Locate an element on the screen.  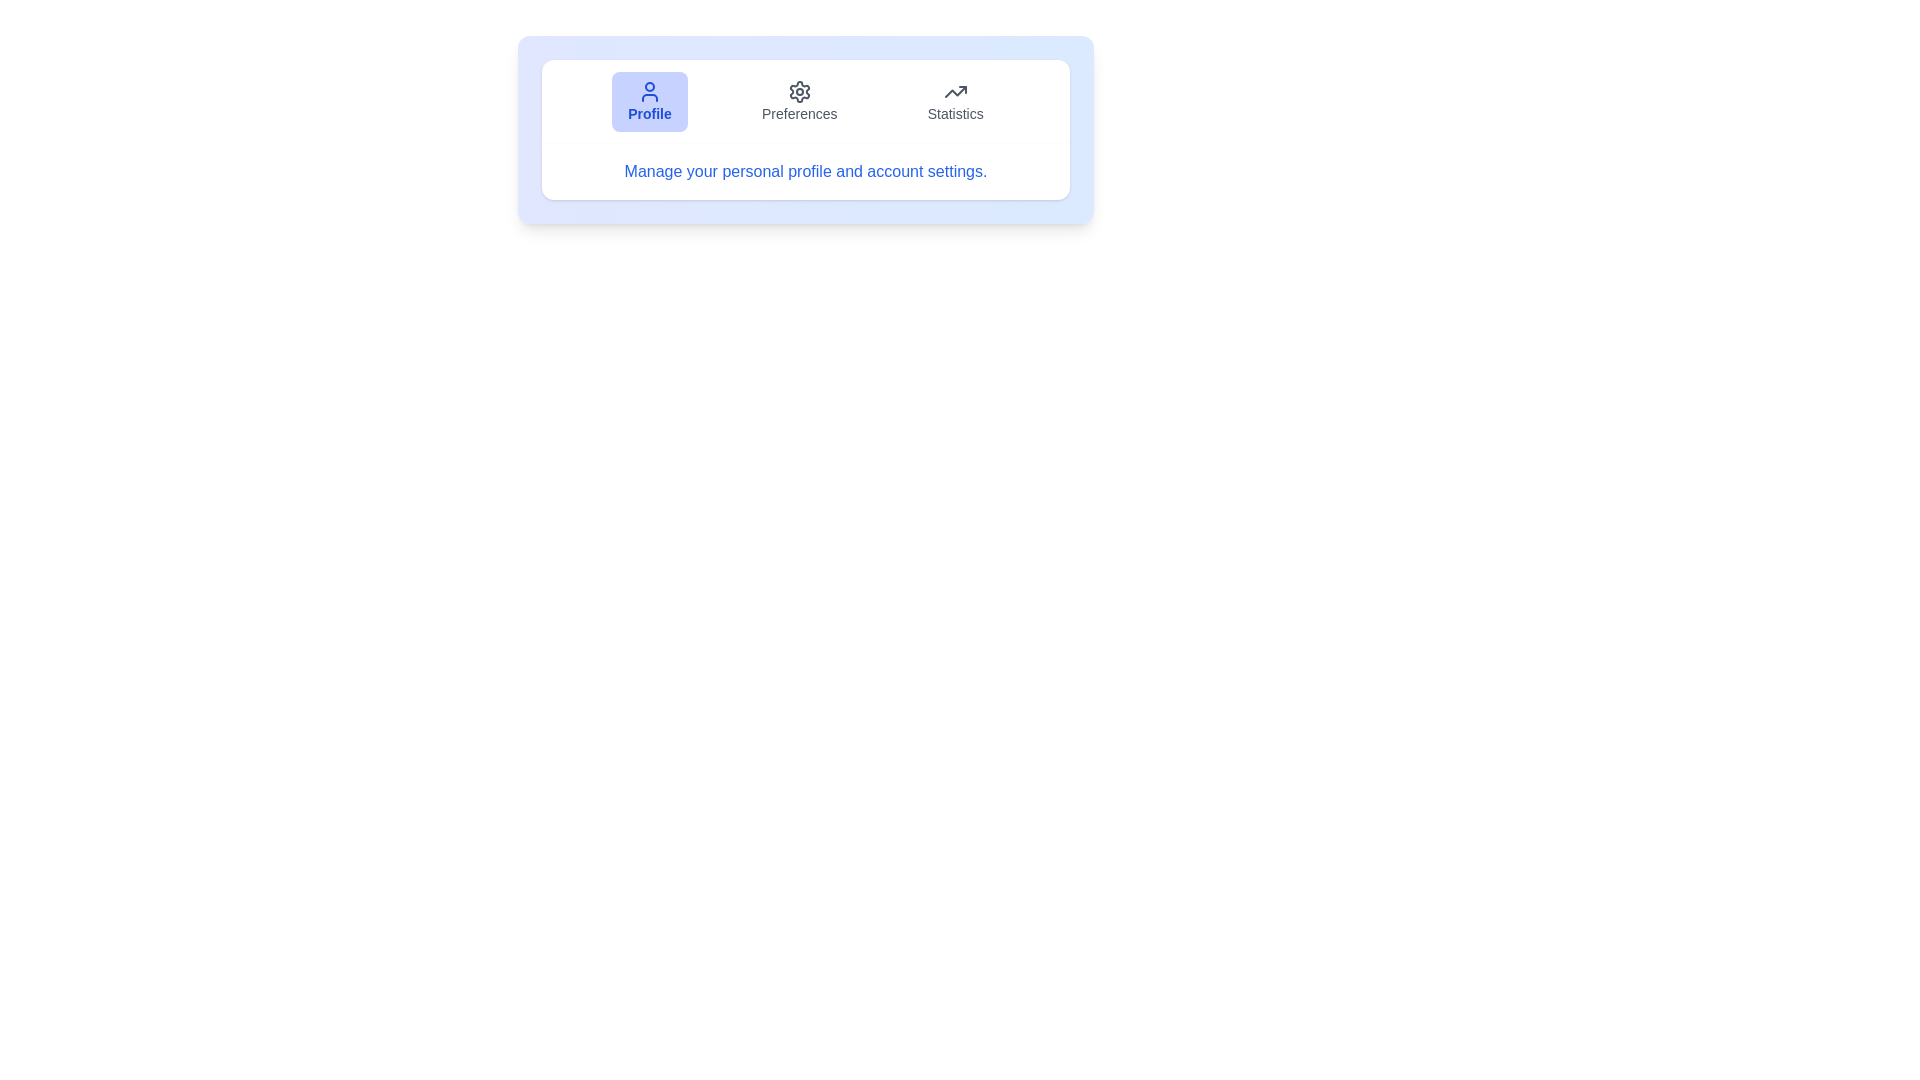
the text 'Manage your personal profile and account settings.' is located at coordinates (806, 171).